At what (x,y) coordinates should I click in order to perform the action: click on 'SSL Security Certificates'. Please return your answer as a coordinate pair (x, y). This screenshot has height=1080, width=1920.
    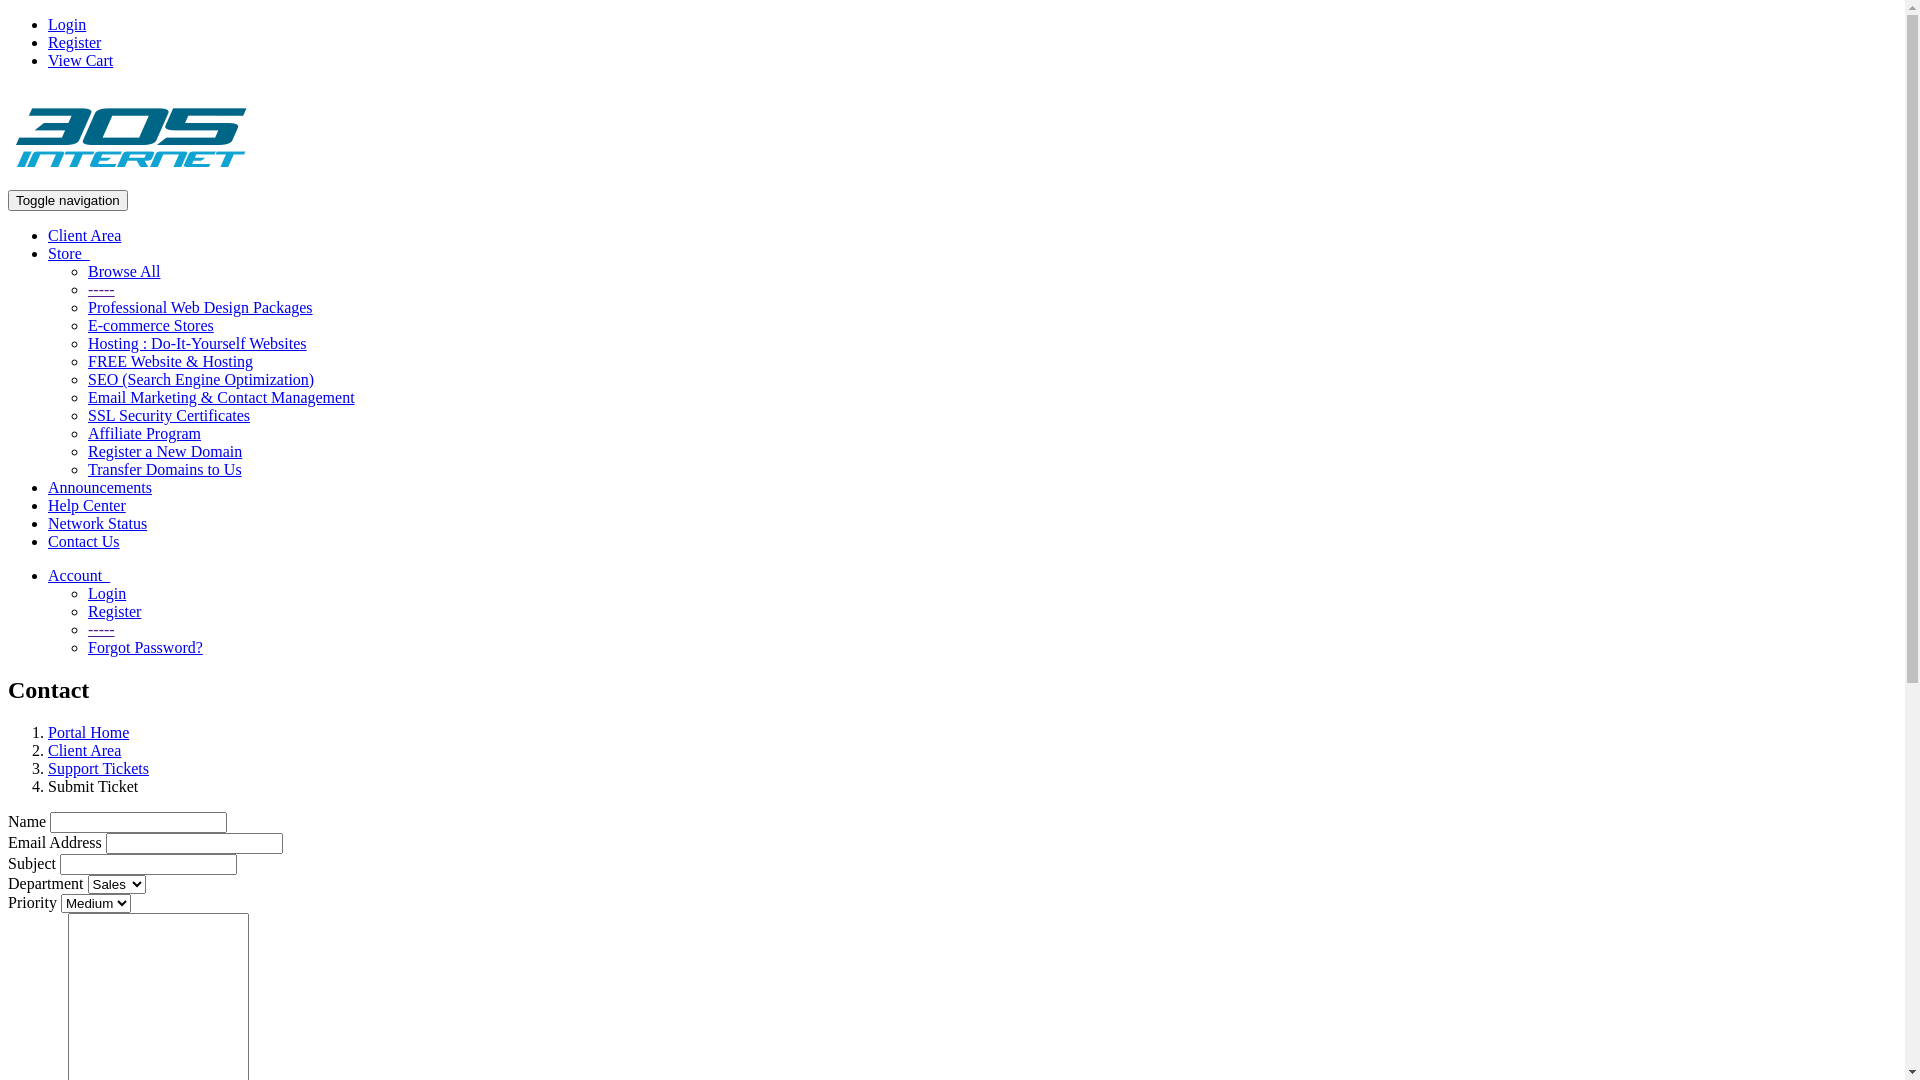
    Looking at the image, I should click on (168, 414).